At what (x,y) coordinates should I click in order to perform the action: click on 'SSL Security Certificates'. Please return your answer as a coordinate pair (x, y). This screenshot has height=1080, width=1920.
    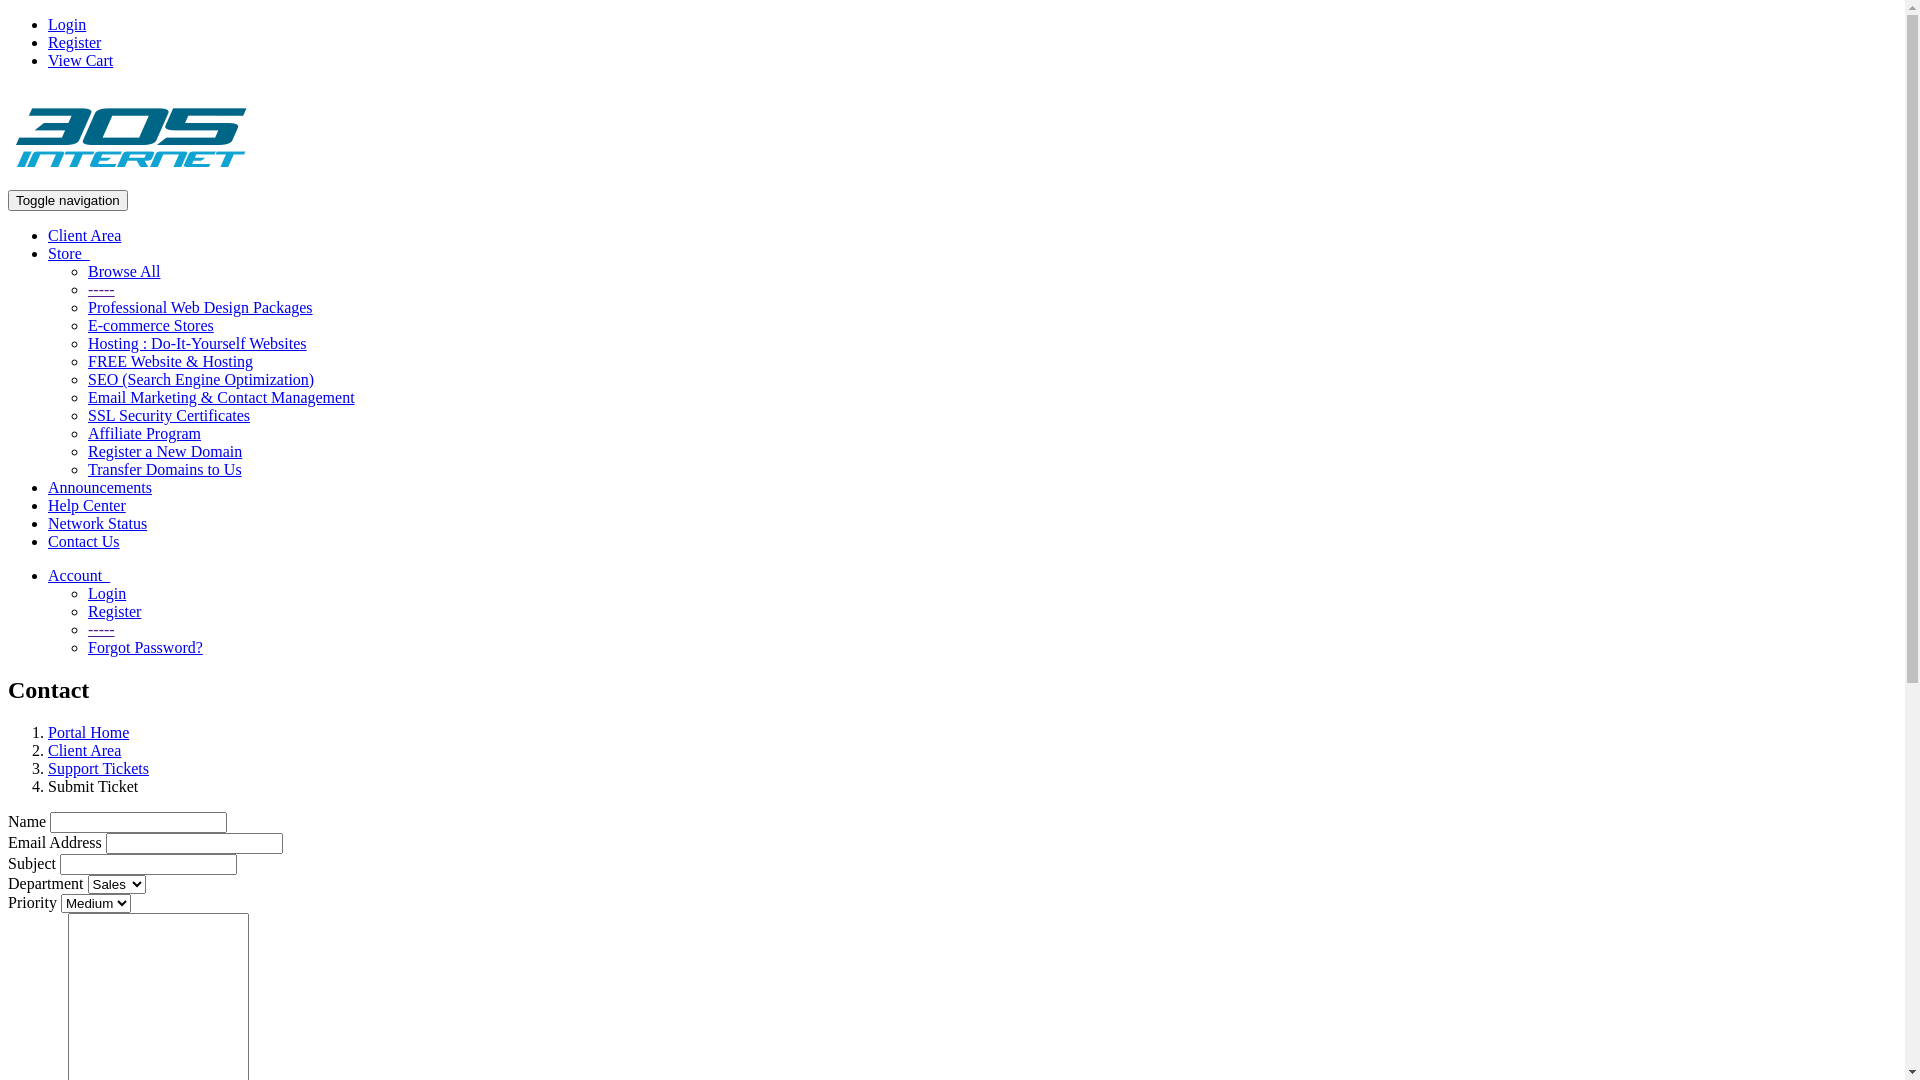
    Looking at the image, I should click on (168, 414).